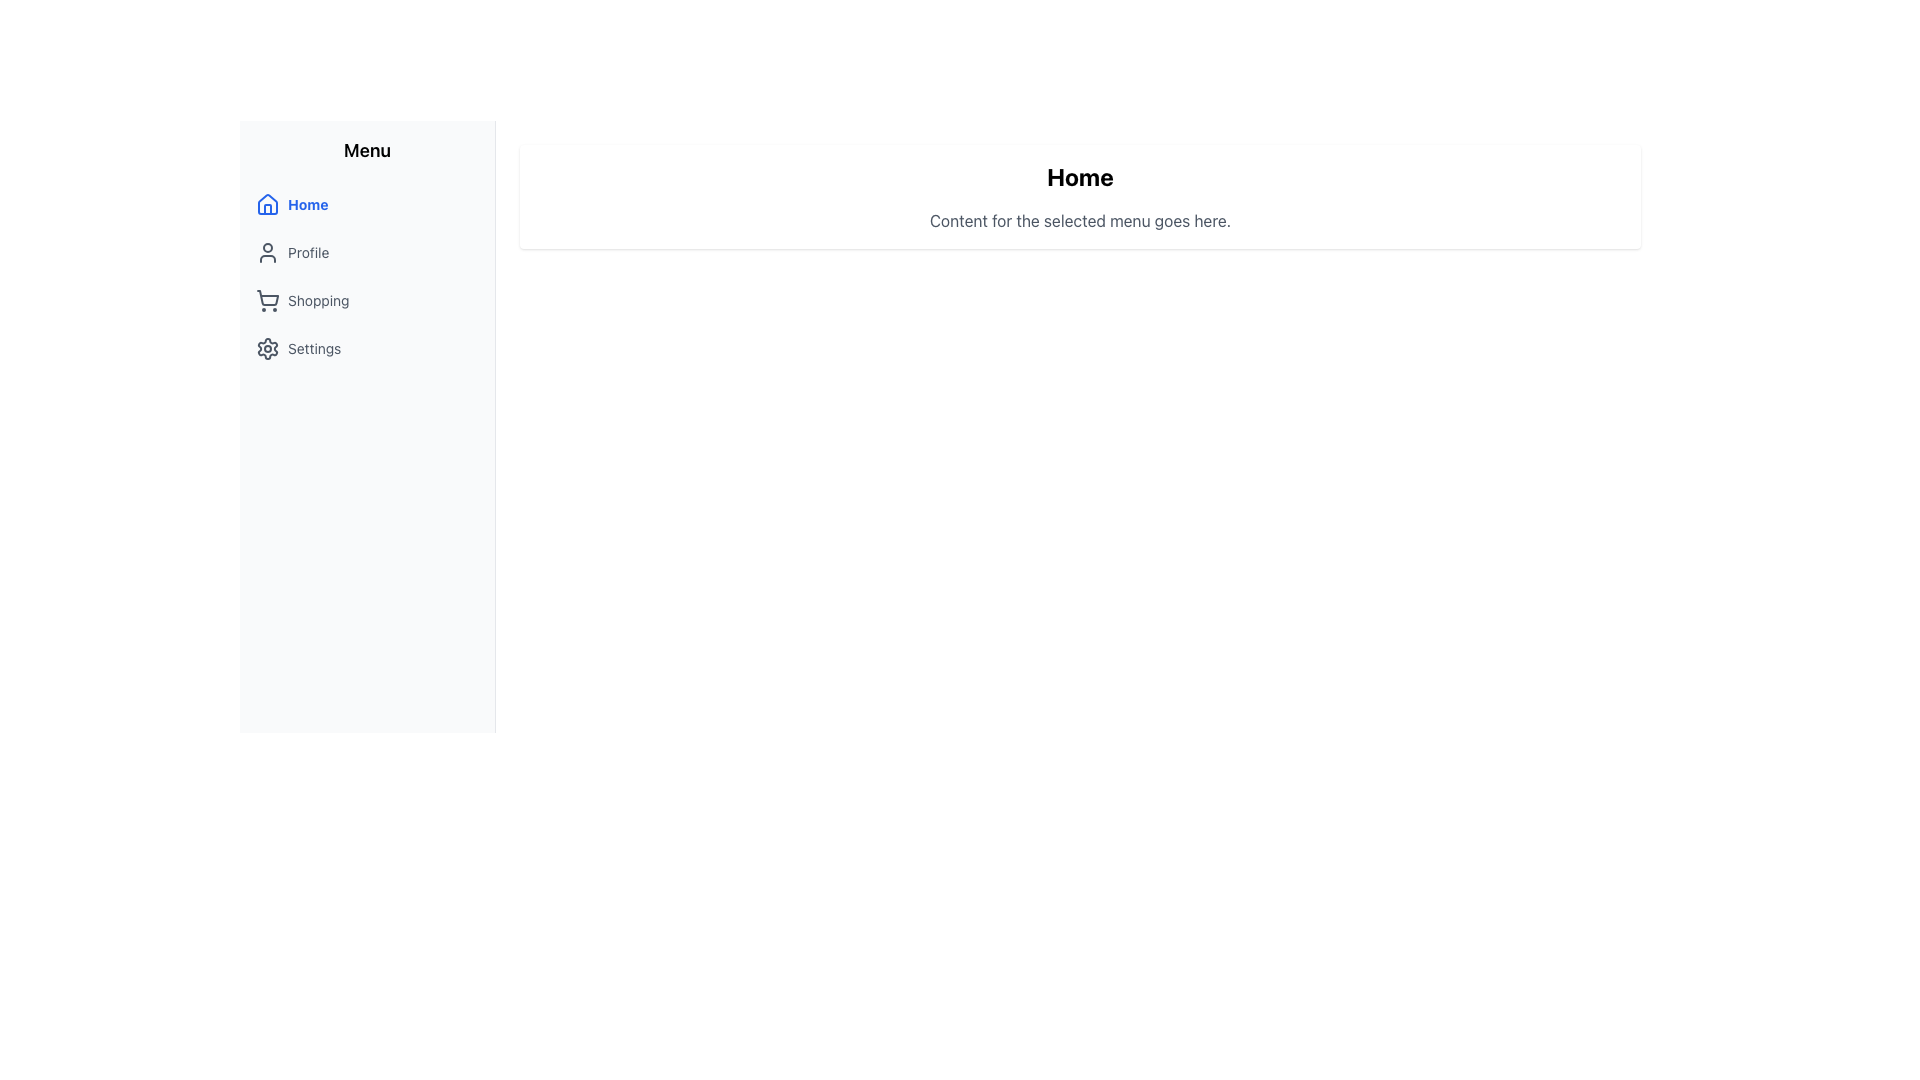 This screenshot has height=1080, width=1920. Describe the element at coordinates (267, 300) in the screenshot. I see `the Shopping menu icon located in the sidebar menu, which serves as a visual indicator for navigation` at that location.